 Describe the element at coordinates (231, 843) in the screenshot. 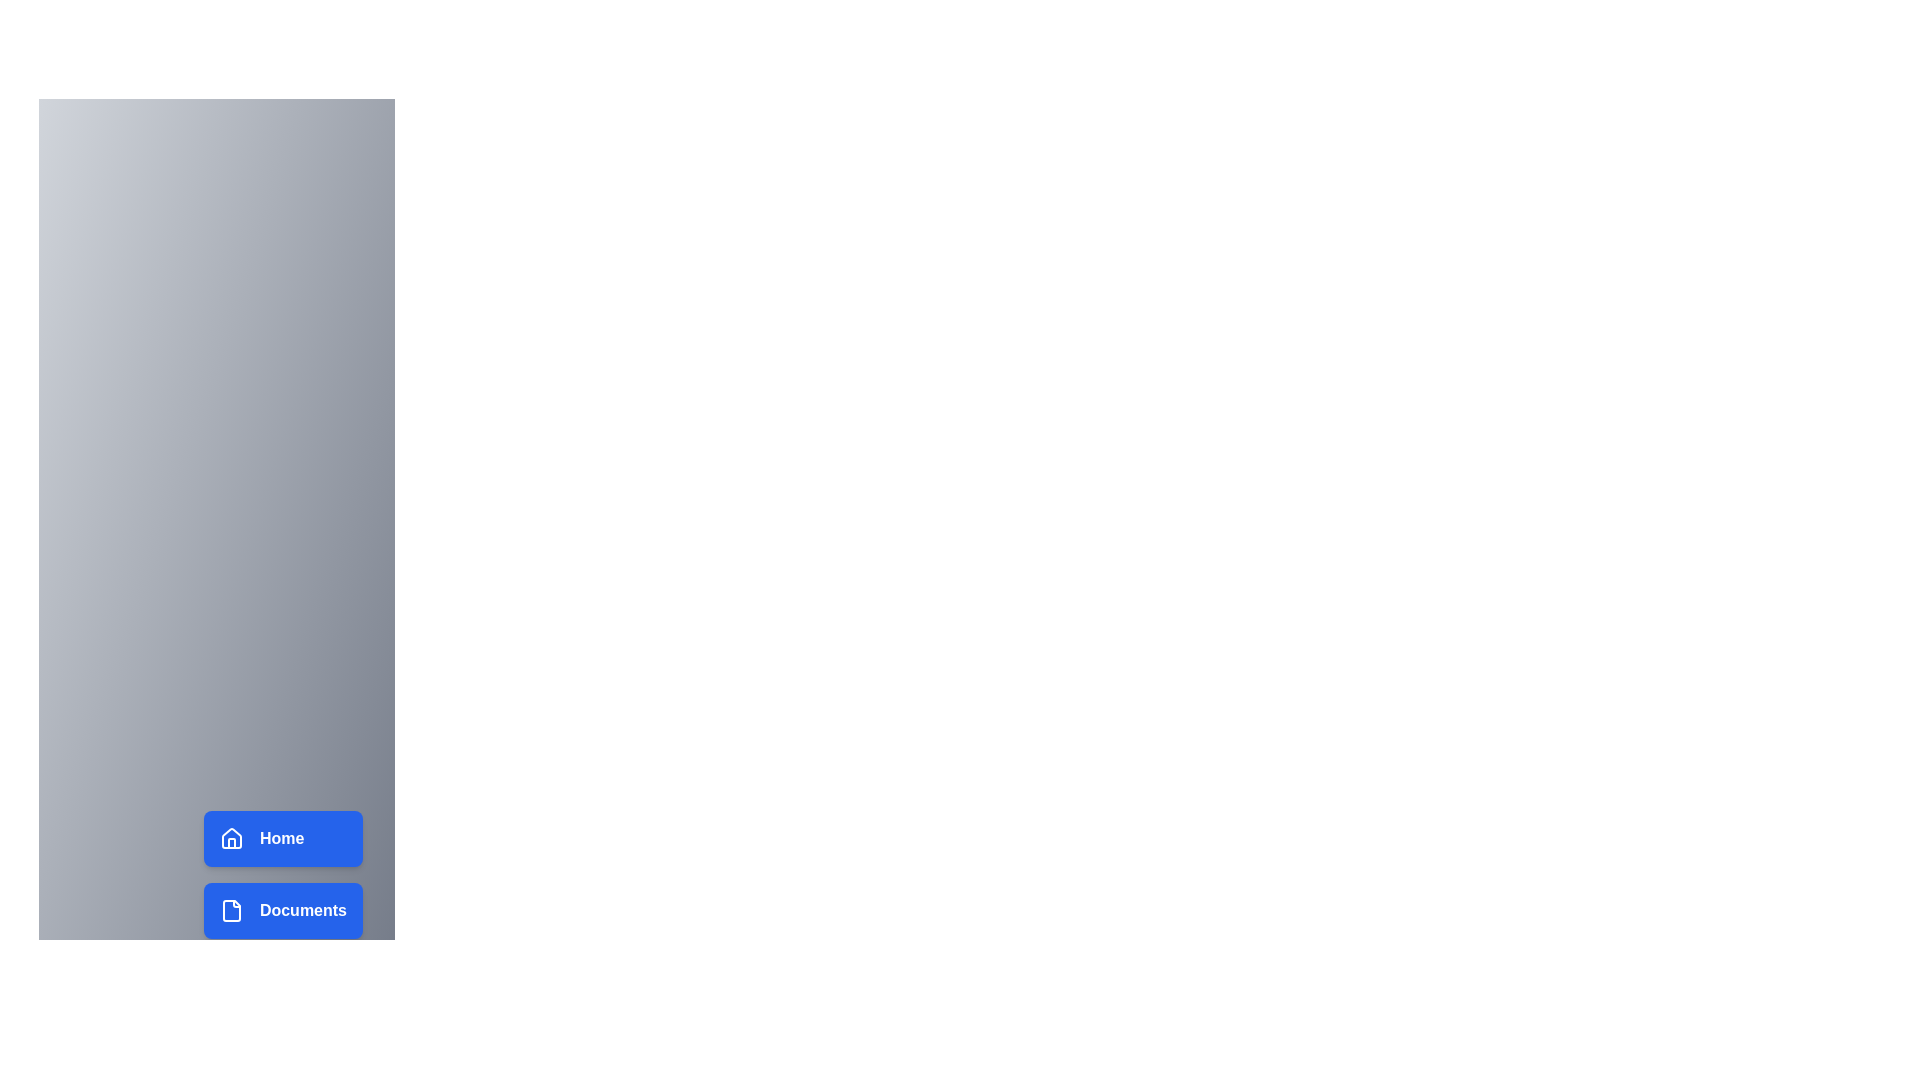

I see `the small graphic component inside the house icon, which is located towards the bottom edge of the left-side panel of the application` at that location.